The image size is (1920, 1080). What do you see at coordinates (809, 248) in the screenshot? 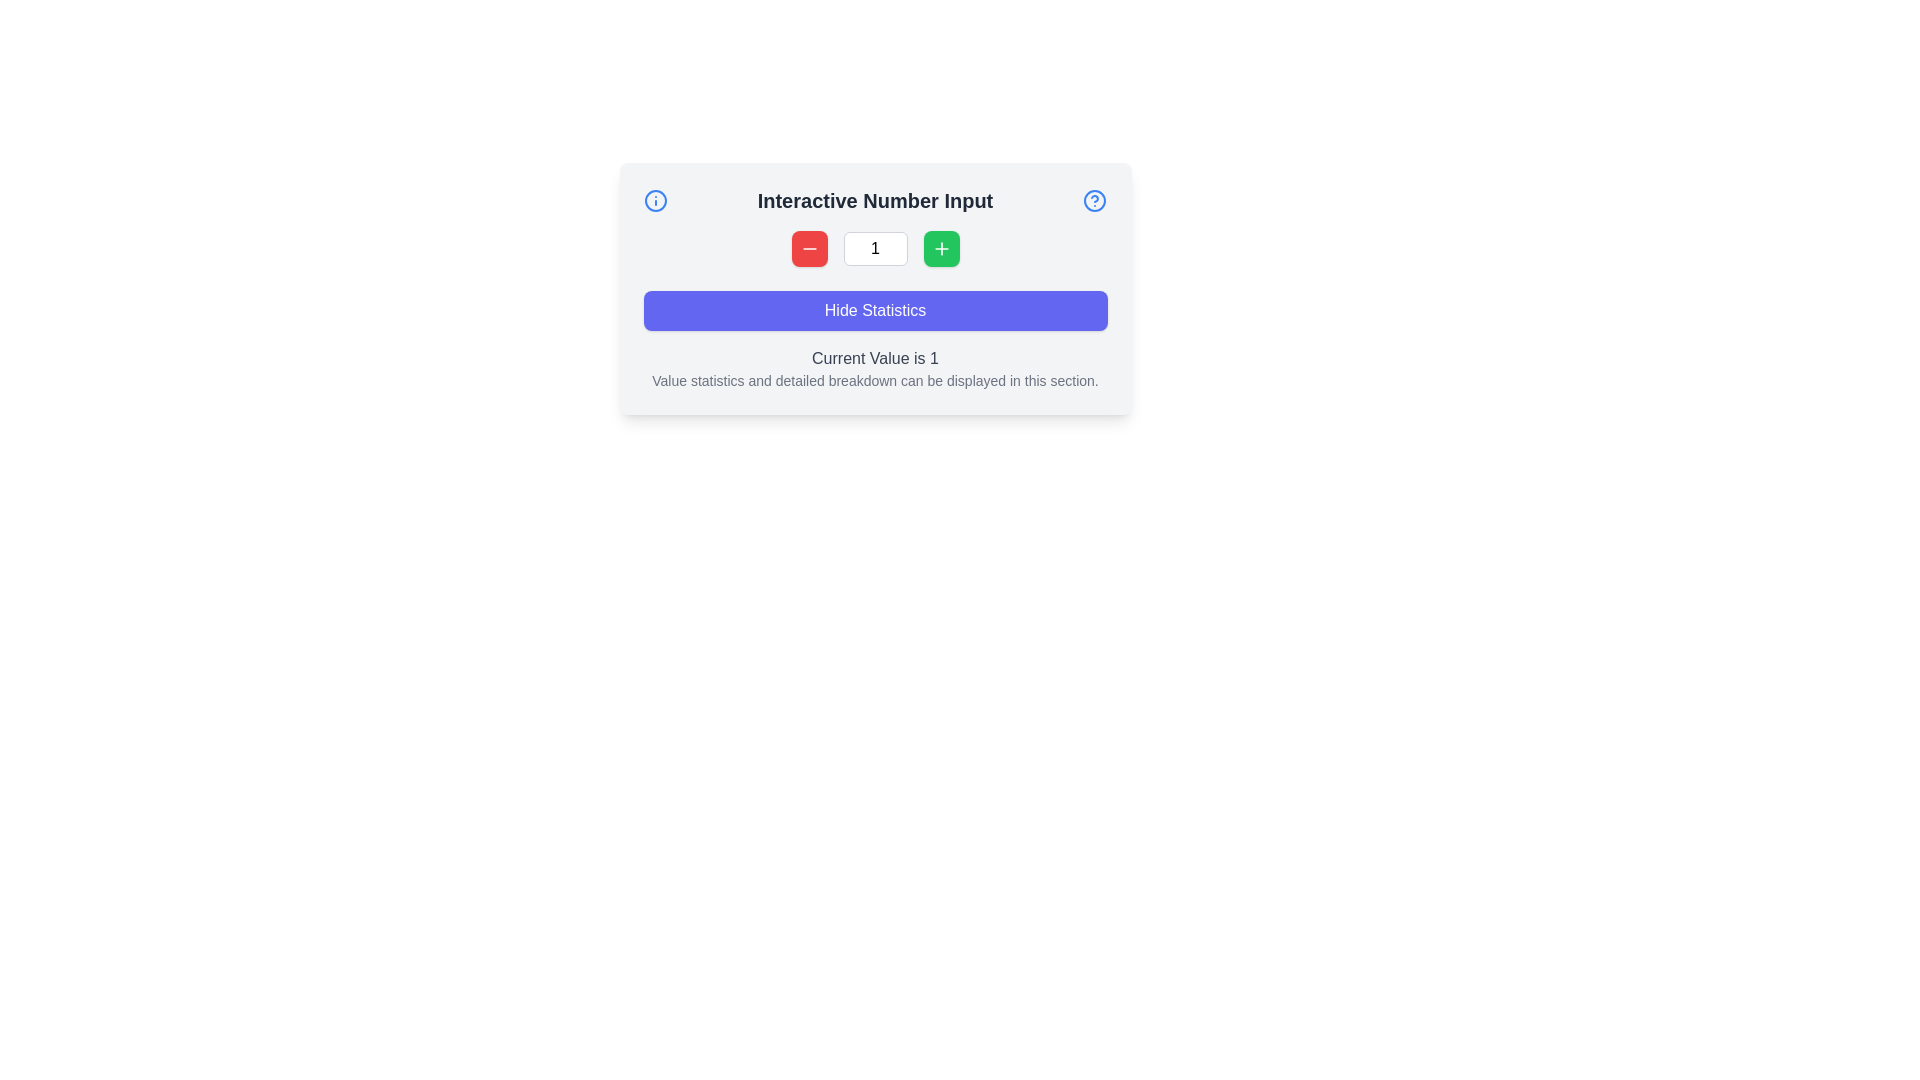
I see `the minus icon located within the red button to the left of the number input field` at bounding box center [809, 248].